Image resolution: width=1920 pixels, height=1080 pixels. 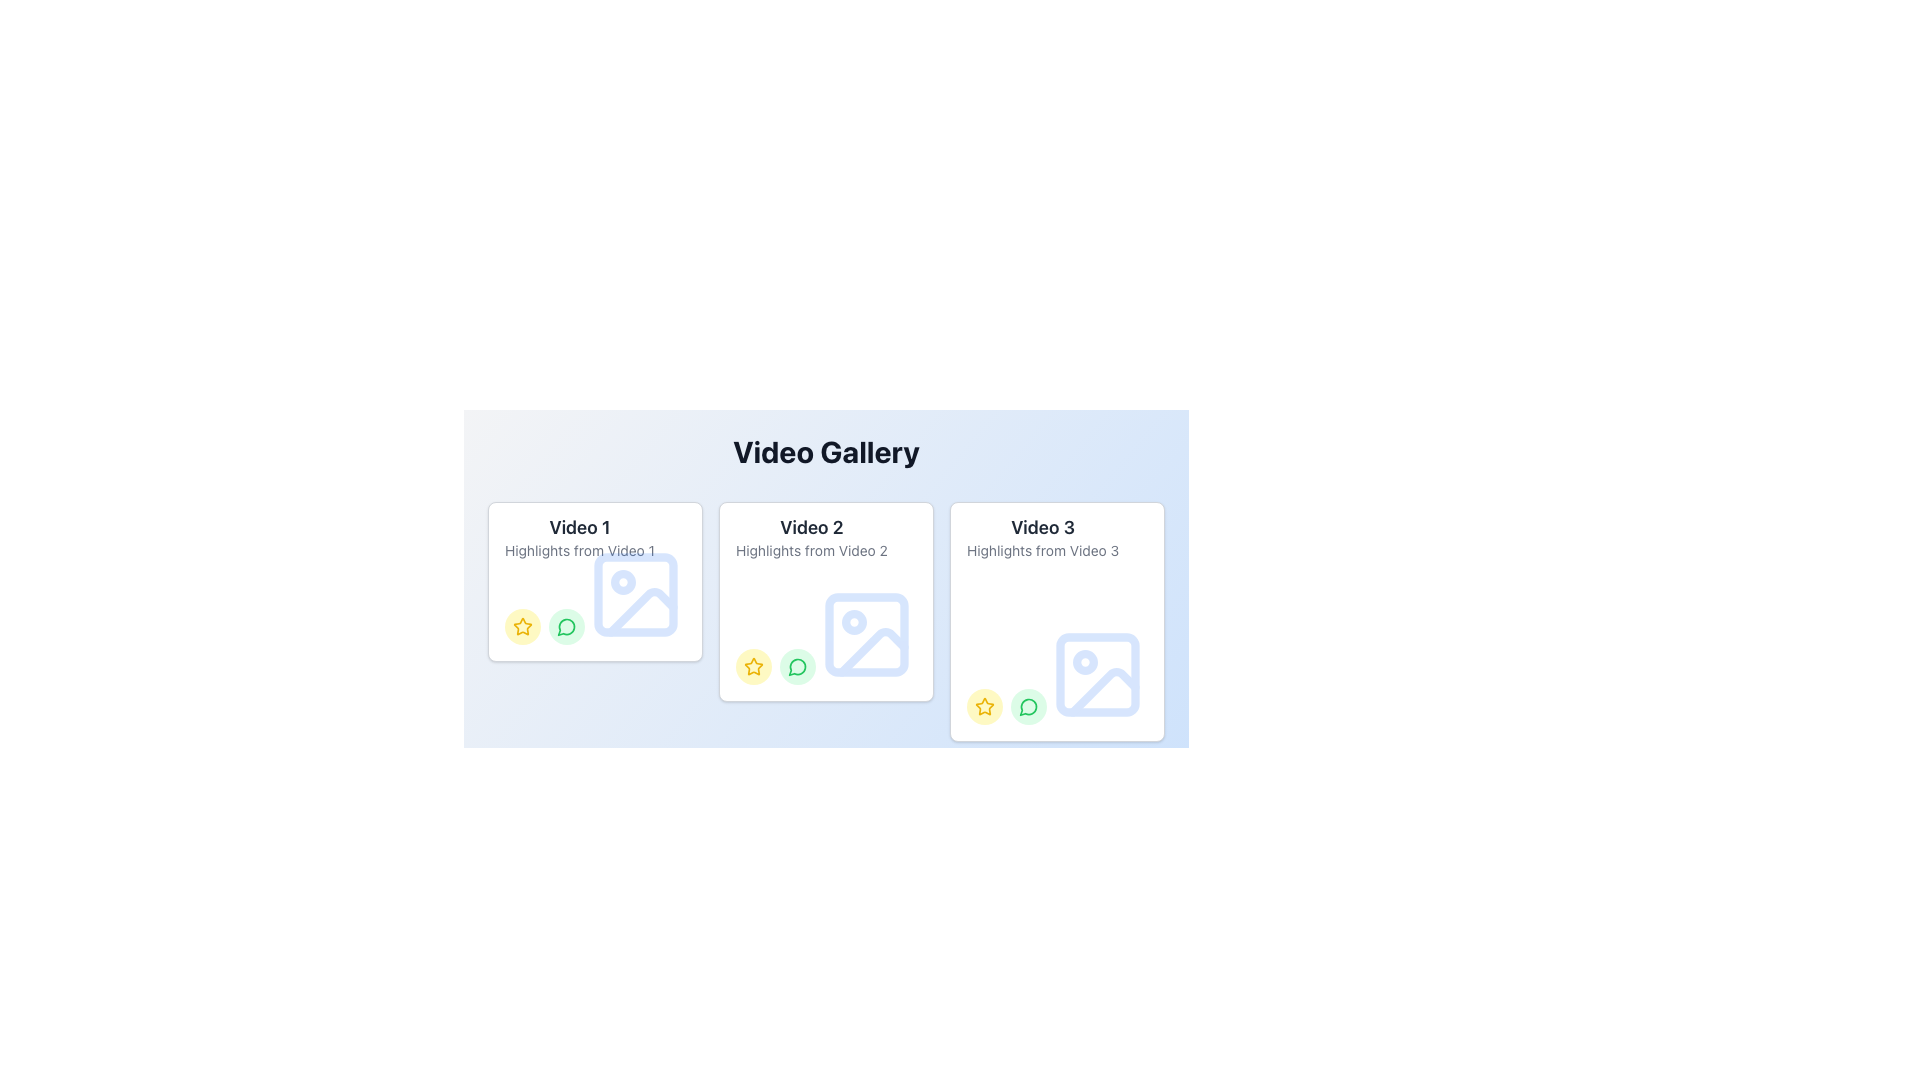 What do you see at coordinates (867, 635) in the screenshot?
I see `the media icon within the 'Video 2' card in the gallery display, which is located towards the center-right beneath the title and subtitle text` at bounding box center [867, 635].